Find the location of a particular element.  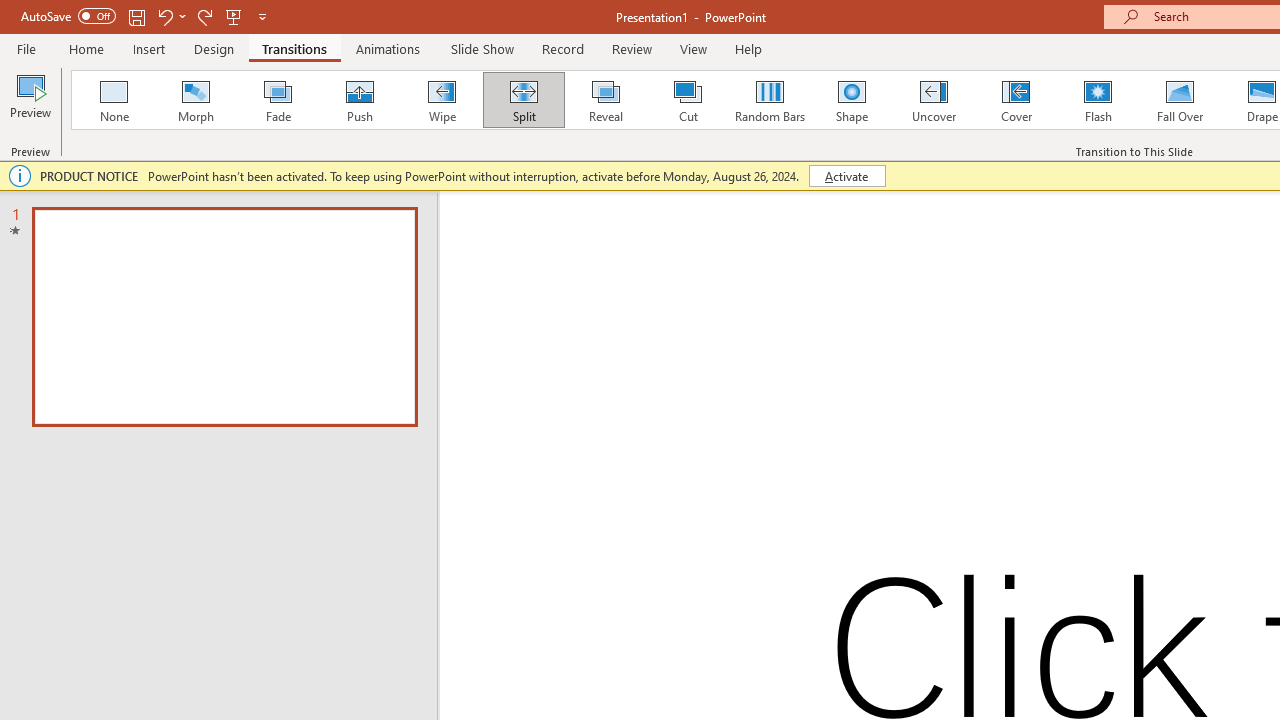

'Flash' is located at coordinates (1097, 100).